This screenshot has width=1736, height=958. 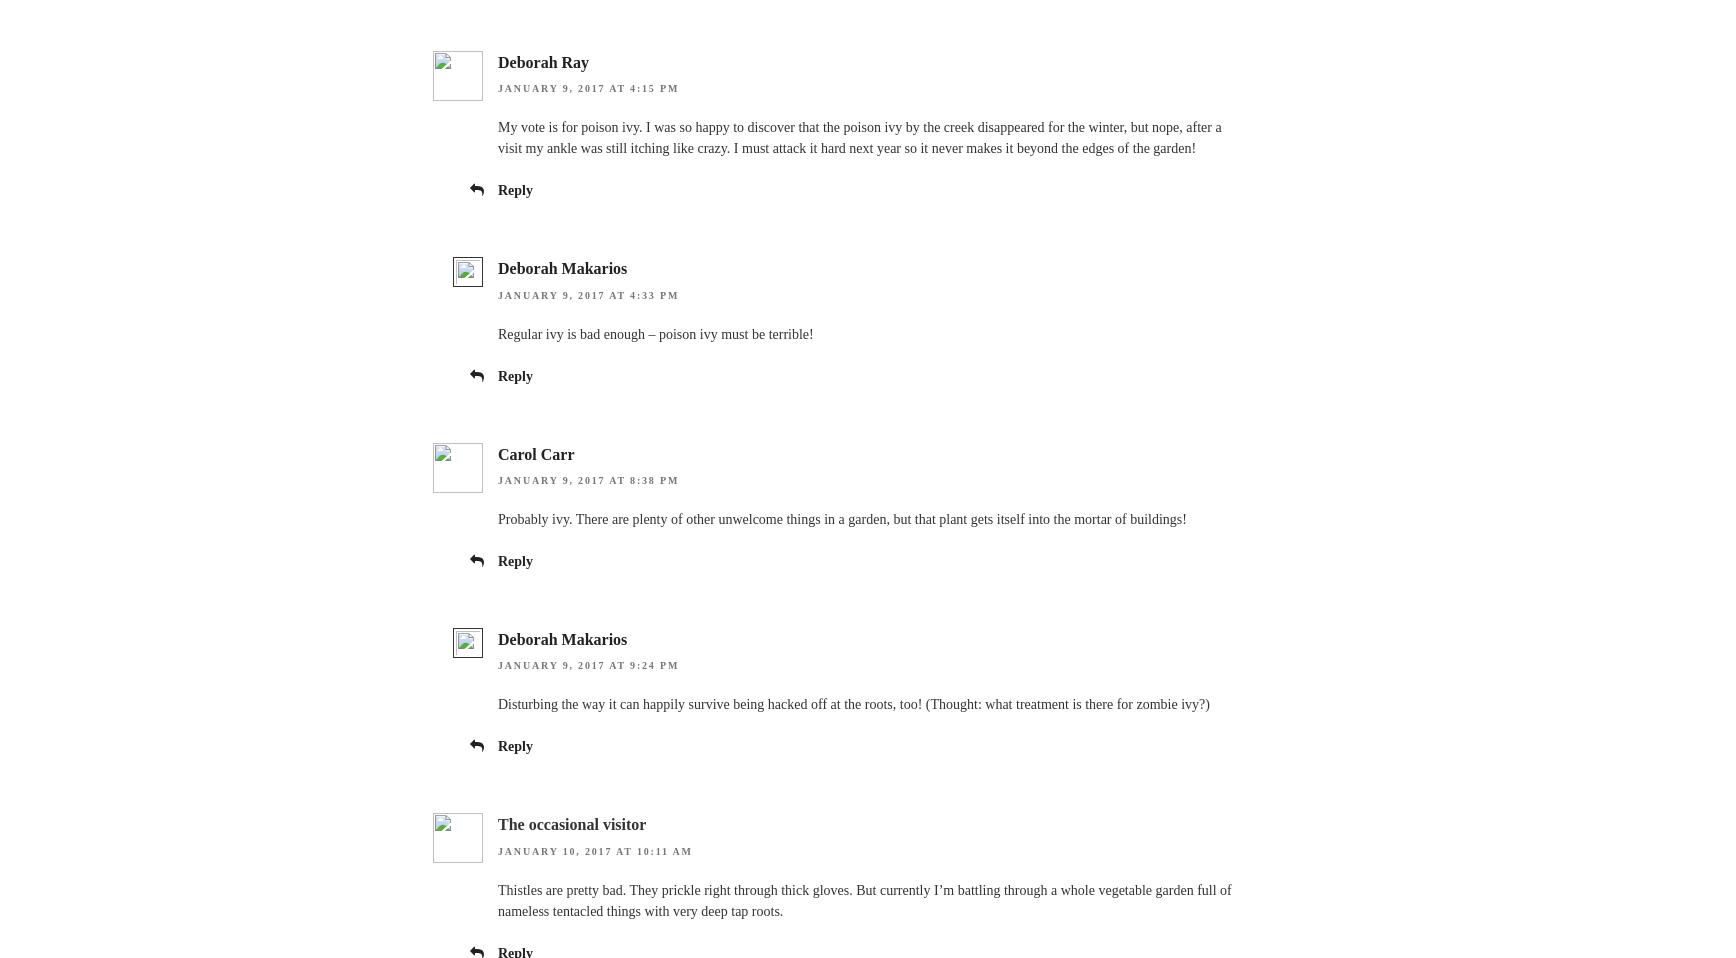 What do you see at coordinates (864, 900) in the screenshot?
I see `'Thistles are pretty bad. They prickle right through thick gloves. But currently I’m battling through a whole vegetable garden full of nameless tentacled things with very deep tap roots.'` at bounding box center [864, 900].